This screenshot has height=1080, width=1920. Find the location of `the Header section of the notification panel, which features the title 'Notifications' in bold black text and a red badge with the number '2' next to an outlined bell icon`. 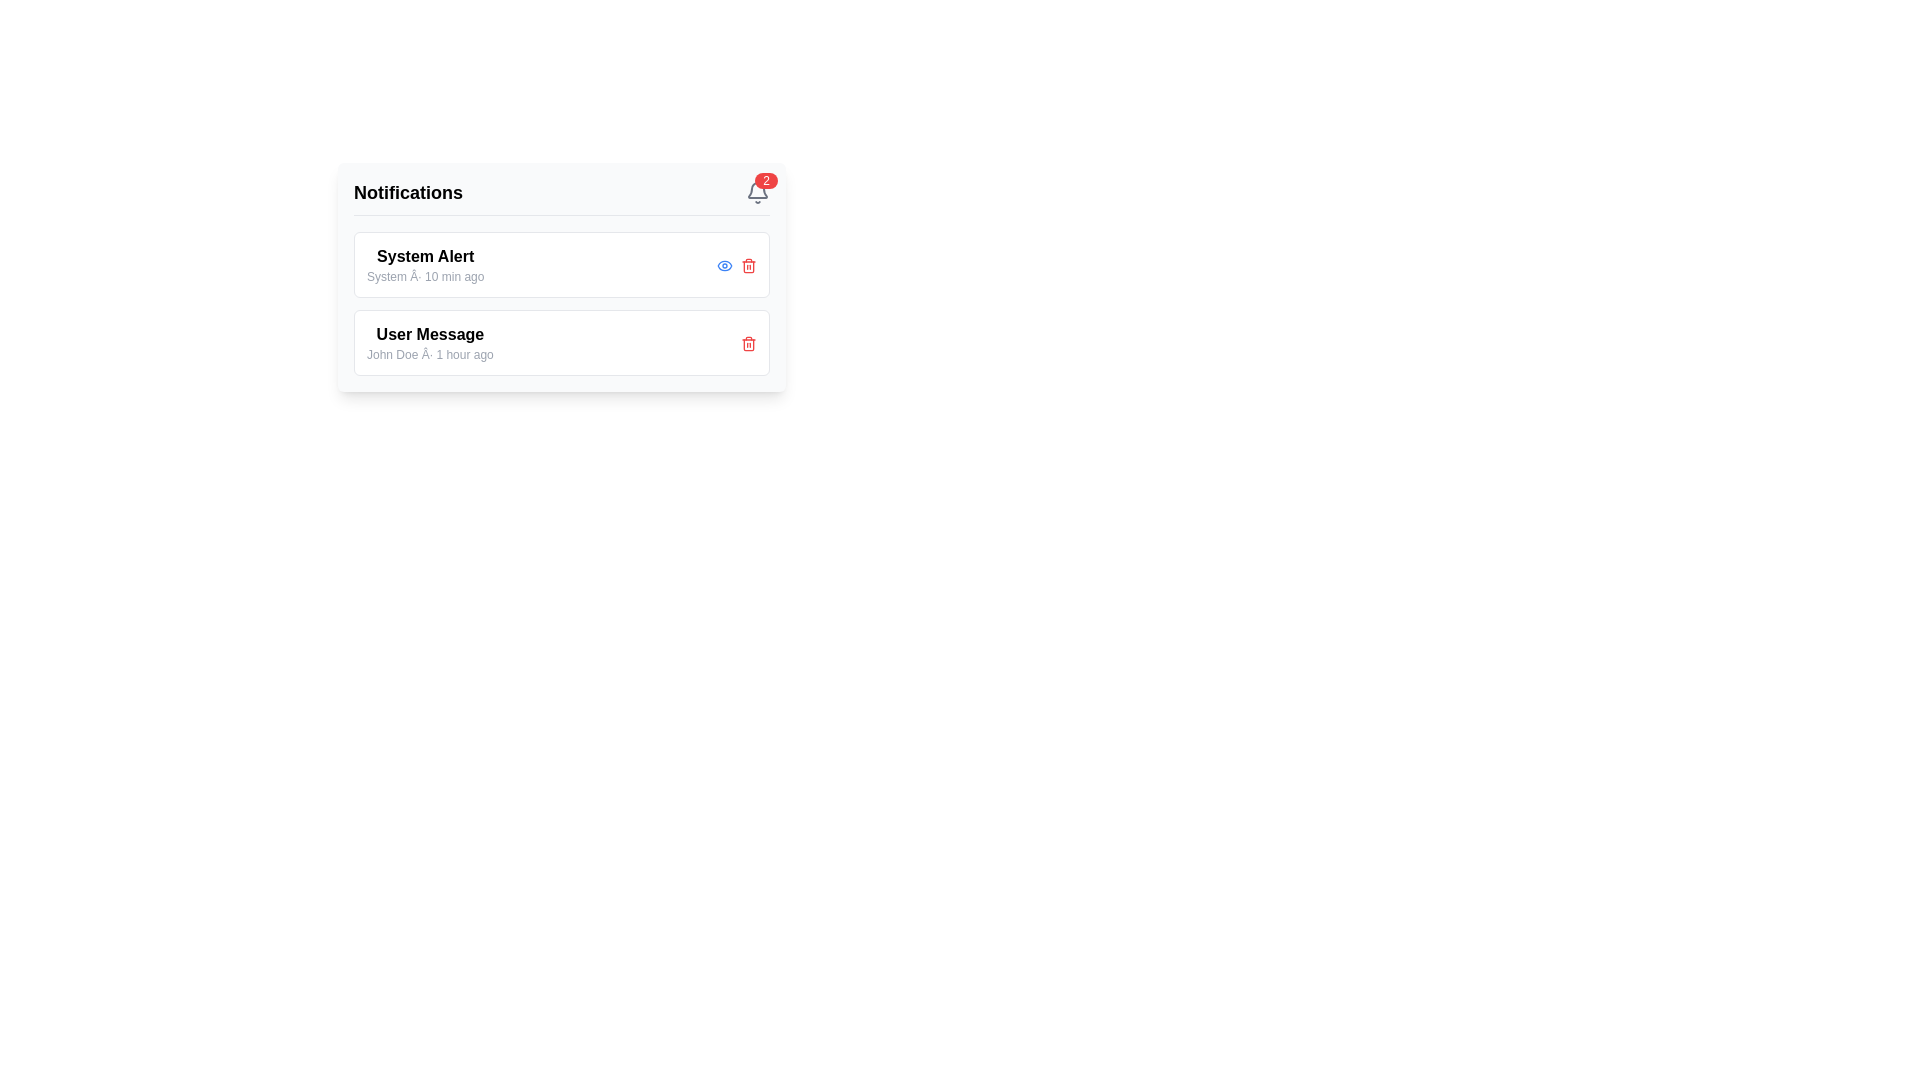

the Header section of the notification panel, which features the title 'Notifications' in bold black text and a red badge with the number '2' next to an outlined bell icon is located at coordinates (560, 197).